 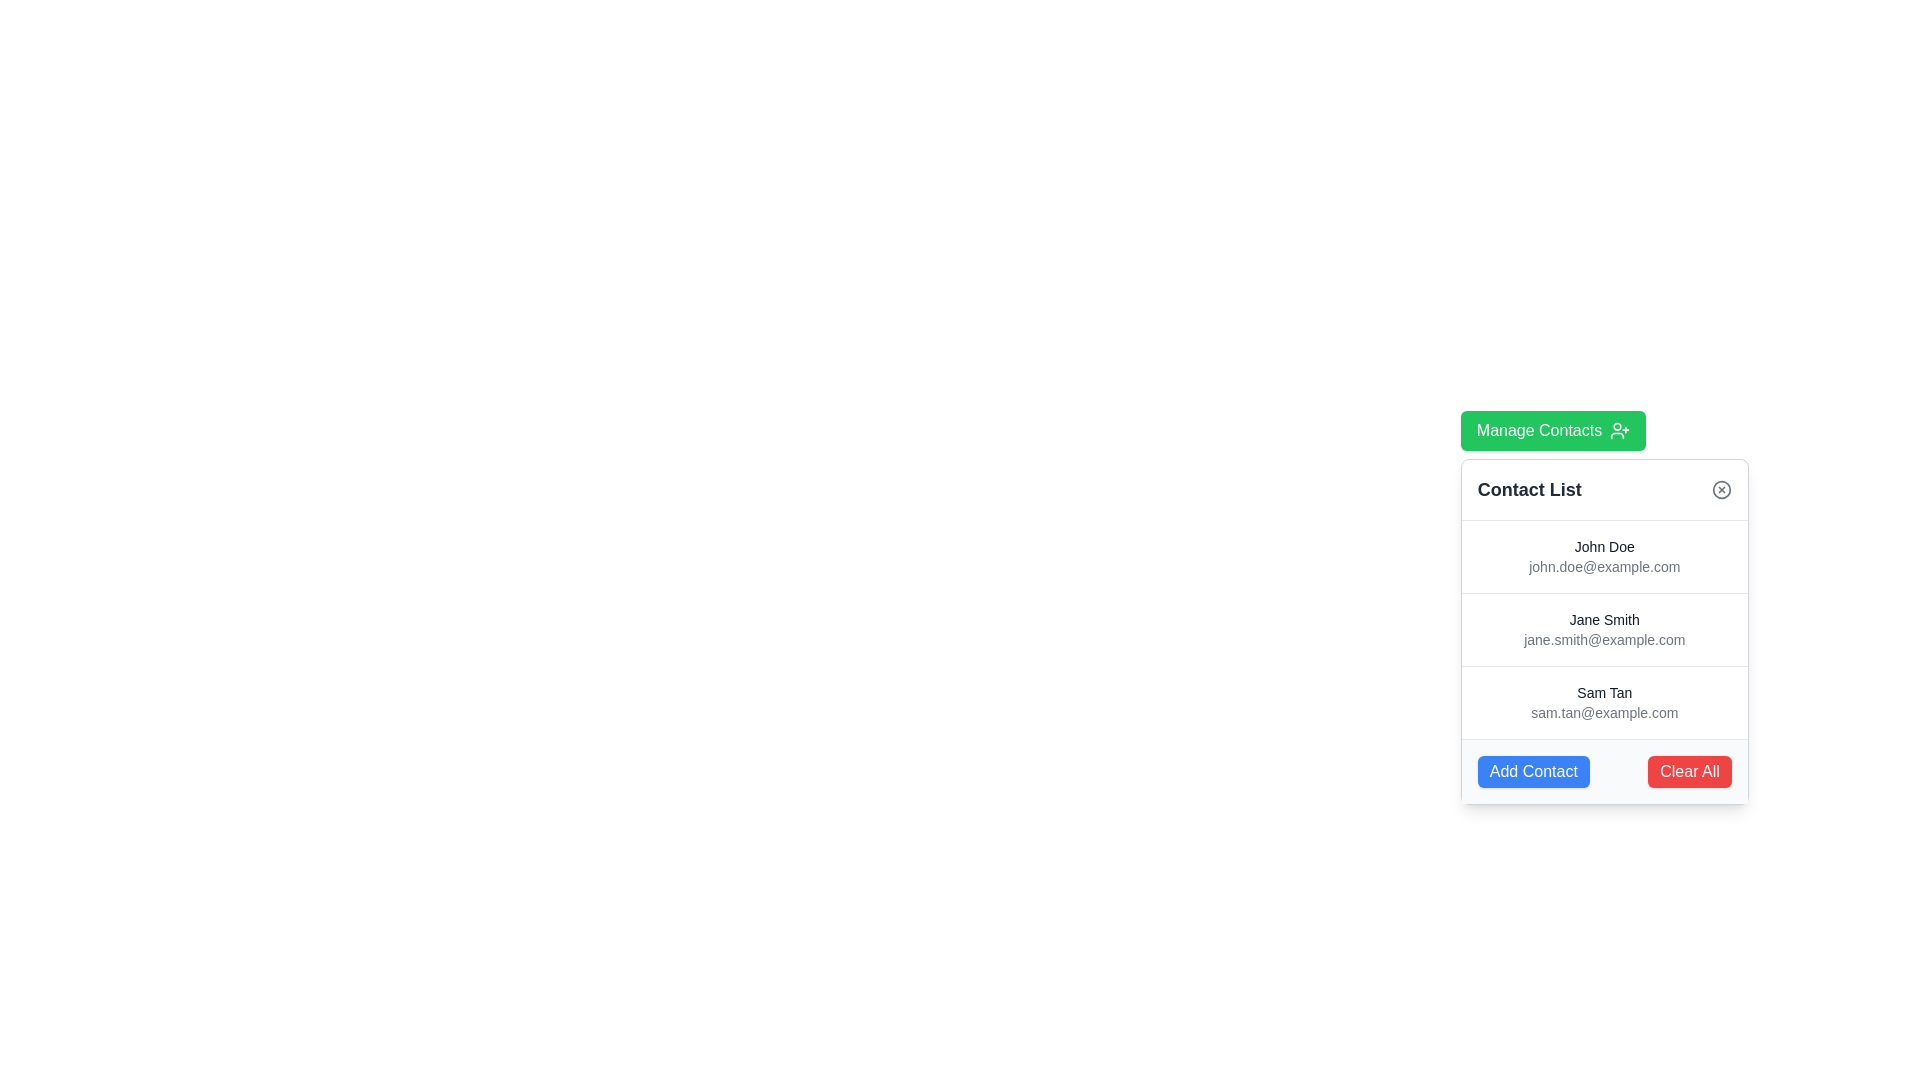 I want to click on displayed name 'Jane Smith' from the text label located in the middle row of the 'Contact List' panel, directly above the email 'jane.smith@example.com', so click(x=1604, y=619).